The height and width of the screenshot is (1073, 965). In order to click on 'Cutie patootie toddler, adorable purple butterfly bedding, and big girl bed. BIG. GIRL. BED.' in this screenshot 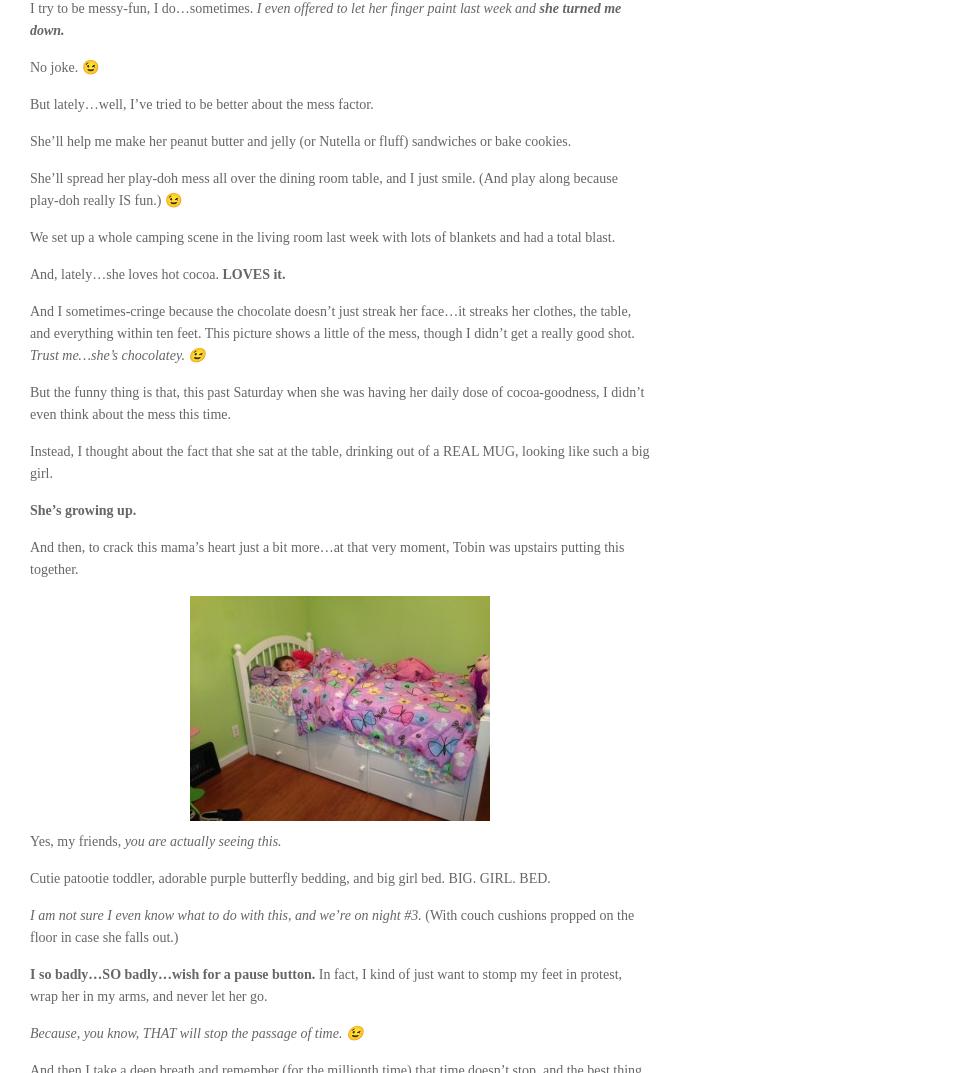, I will do `click(29, 877)`.